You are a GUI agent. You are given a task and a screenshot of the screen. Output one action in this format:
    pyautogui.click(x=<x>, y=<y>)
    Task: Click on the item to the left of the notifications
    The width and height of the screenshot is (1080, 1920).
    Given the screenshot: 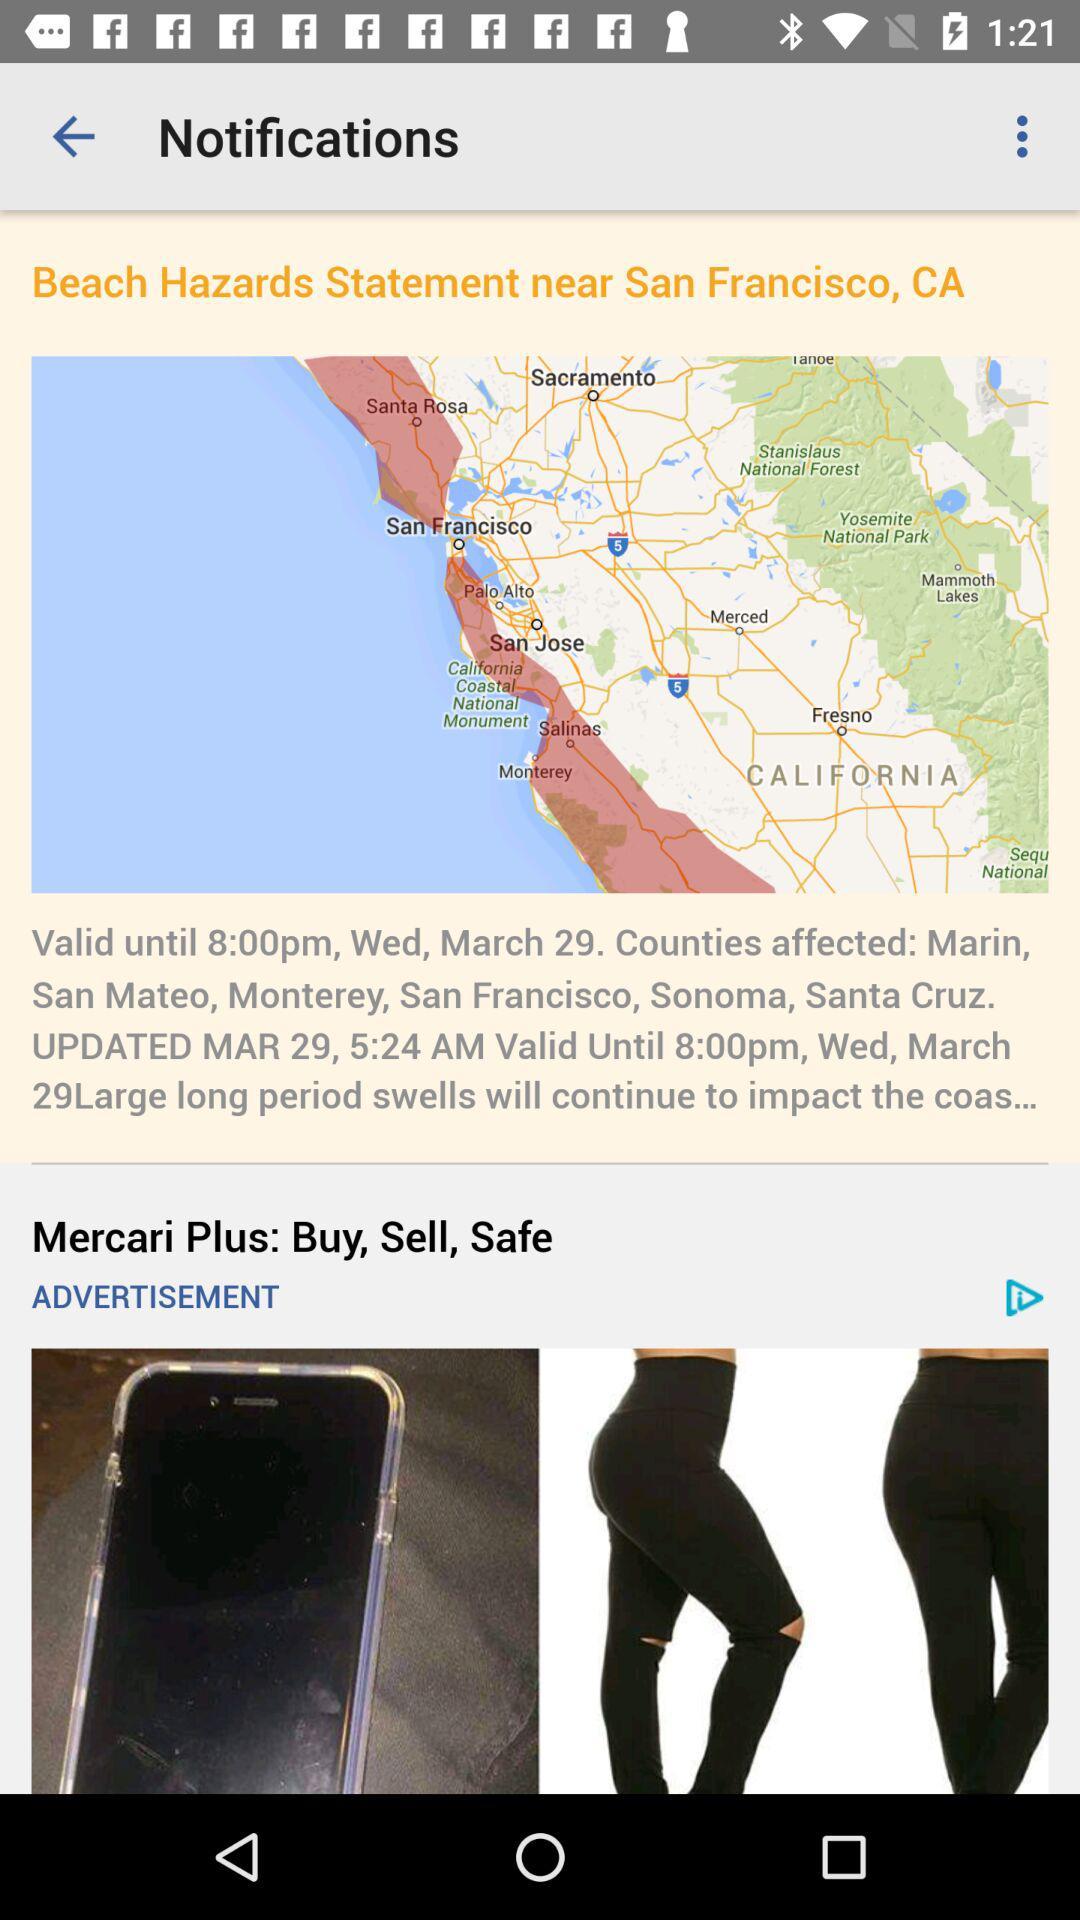 What is the action you would take?
    pyautogui.click(x=72, y=135)
    